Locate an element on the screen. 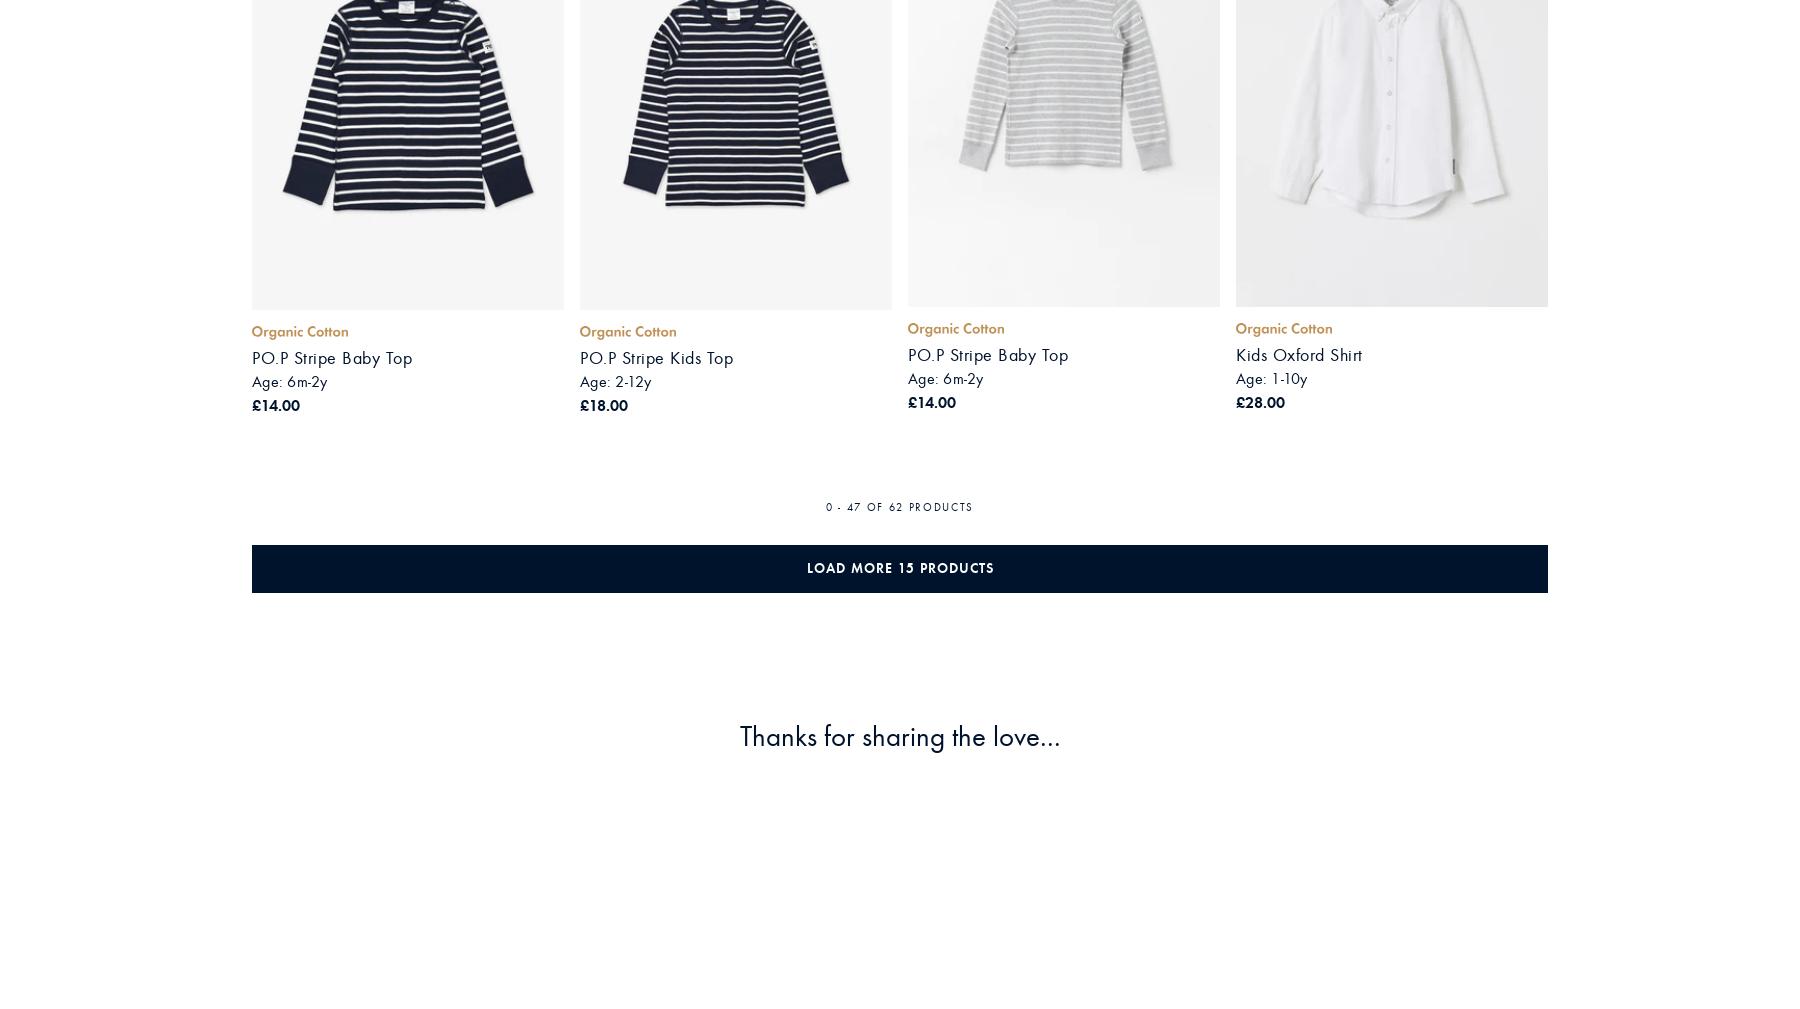 Image resolution: width=1800 pixels, height=1009 pixels. '£28.00' is located at coordinates (1235, 400).